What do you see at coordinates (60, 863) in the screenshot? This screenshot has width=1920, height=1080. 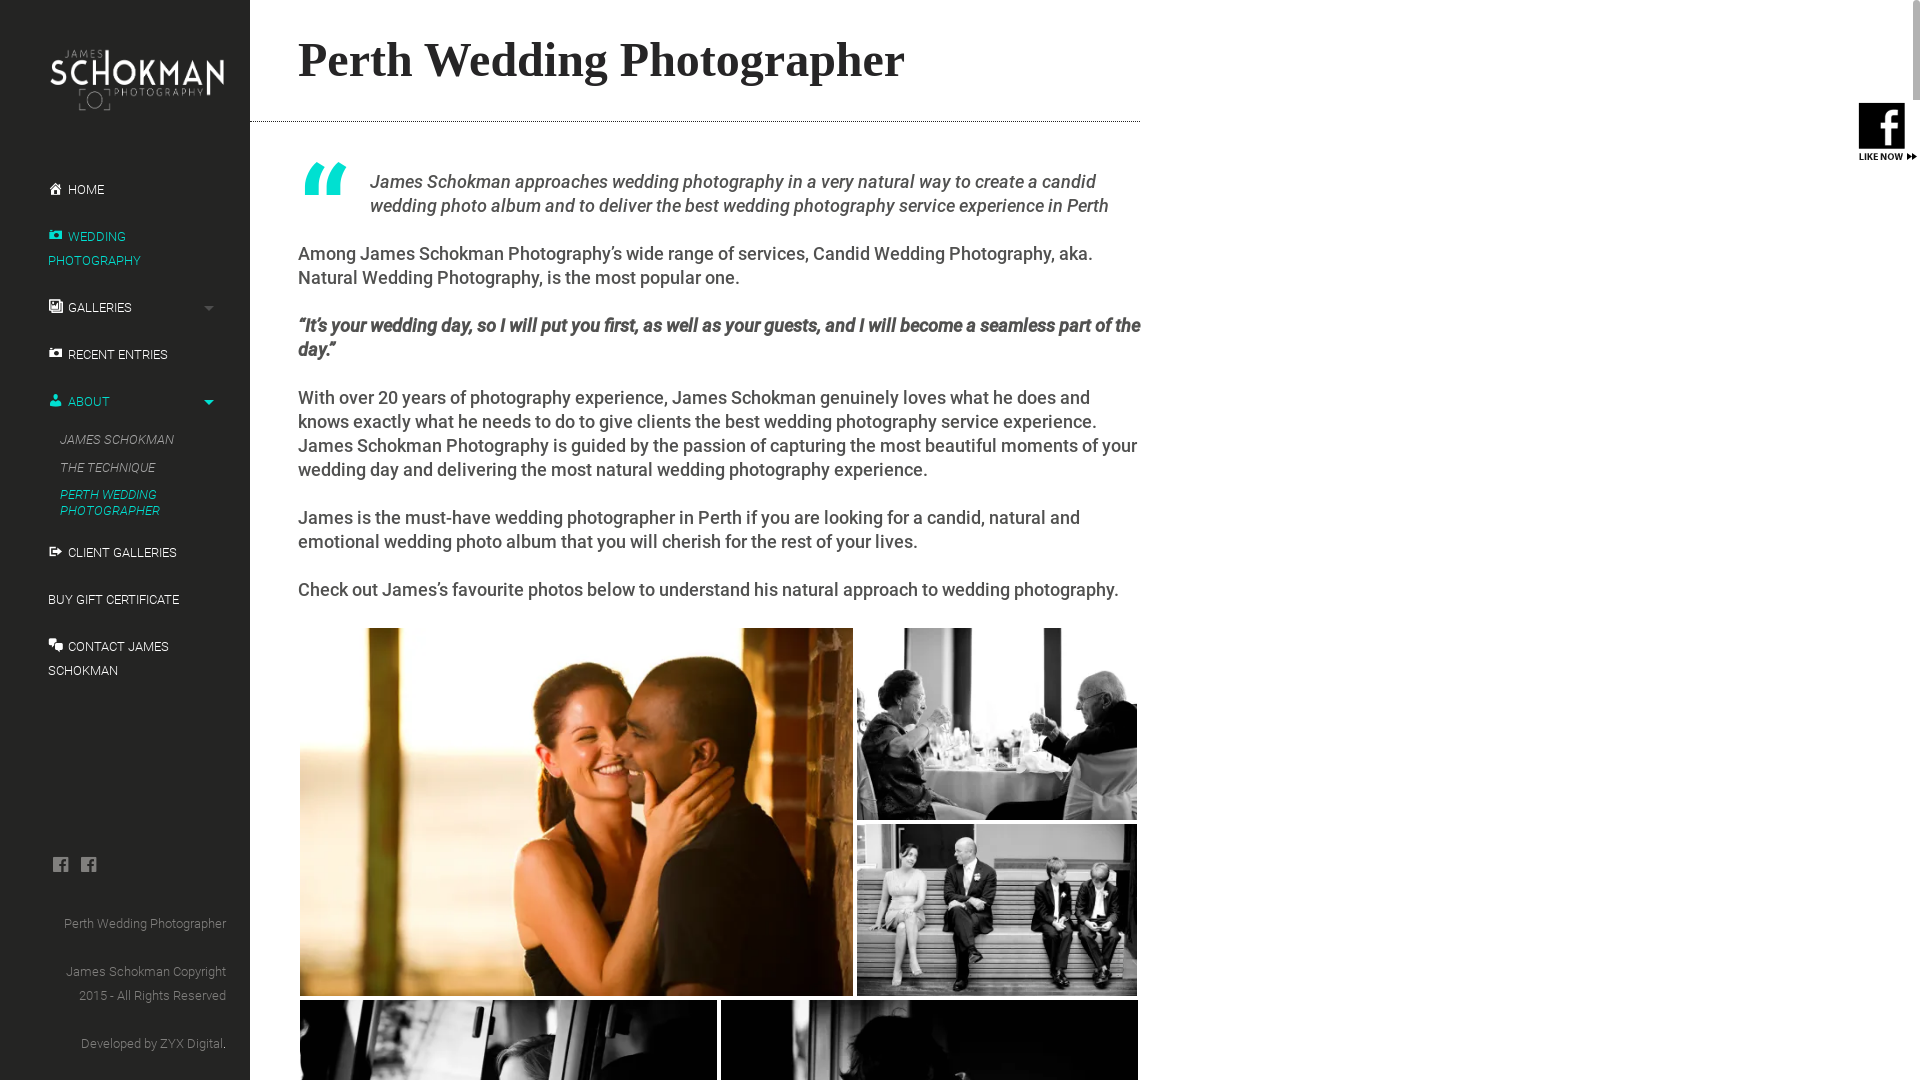 I see `'facebook'` at bounding box center [60, 863].